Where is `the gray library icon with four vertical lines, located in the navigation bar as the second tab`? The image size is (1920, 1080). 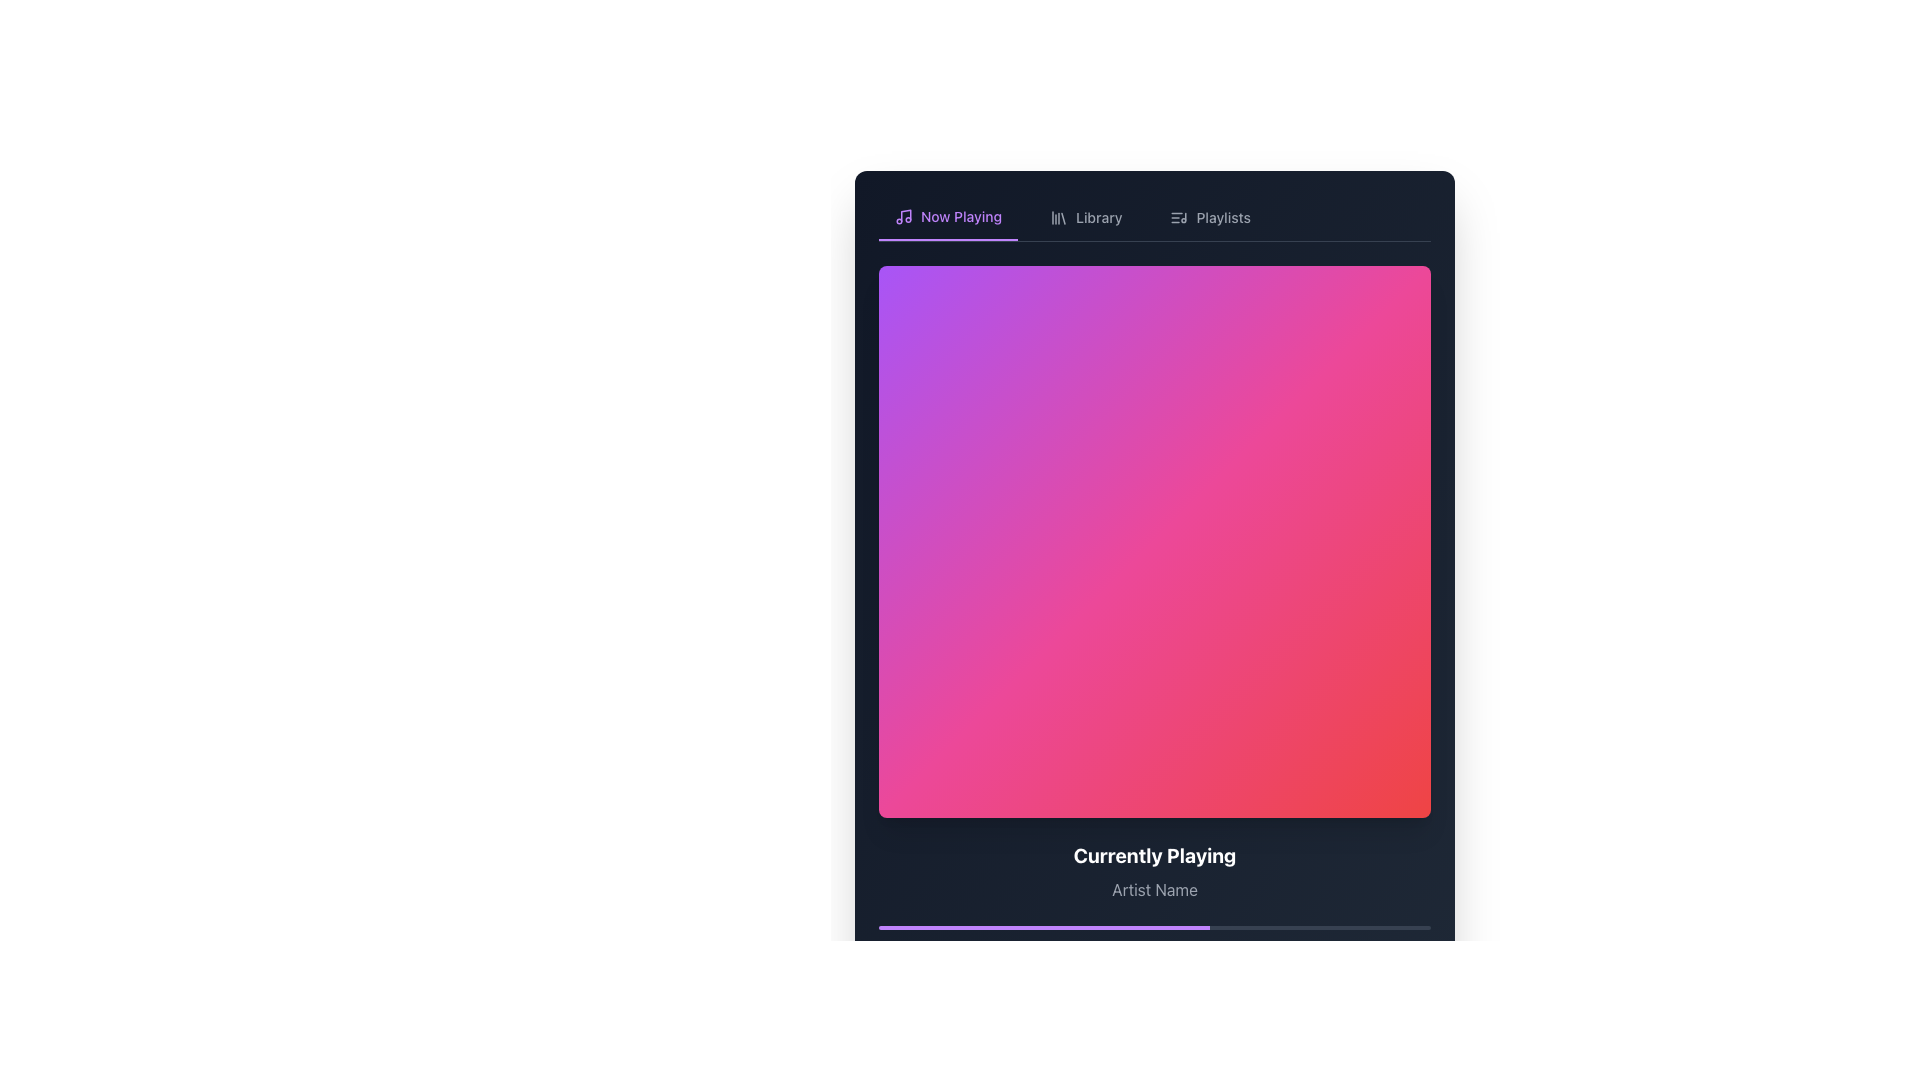
the gray library icon with four vertical lines, located in the navigation bar as the second tab is located at coordinates (1058, 218).